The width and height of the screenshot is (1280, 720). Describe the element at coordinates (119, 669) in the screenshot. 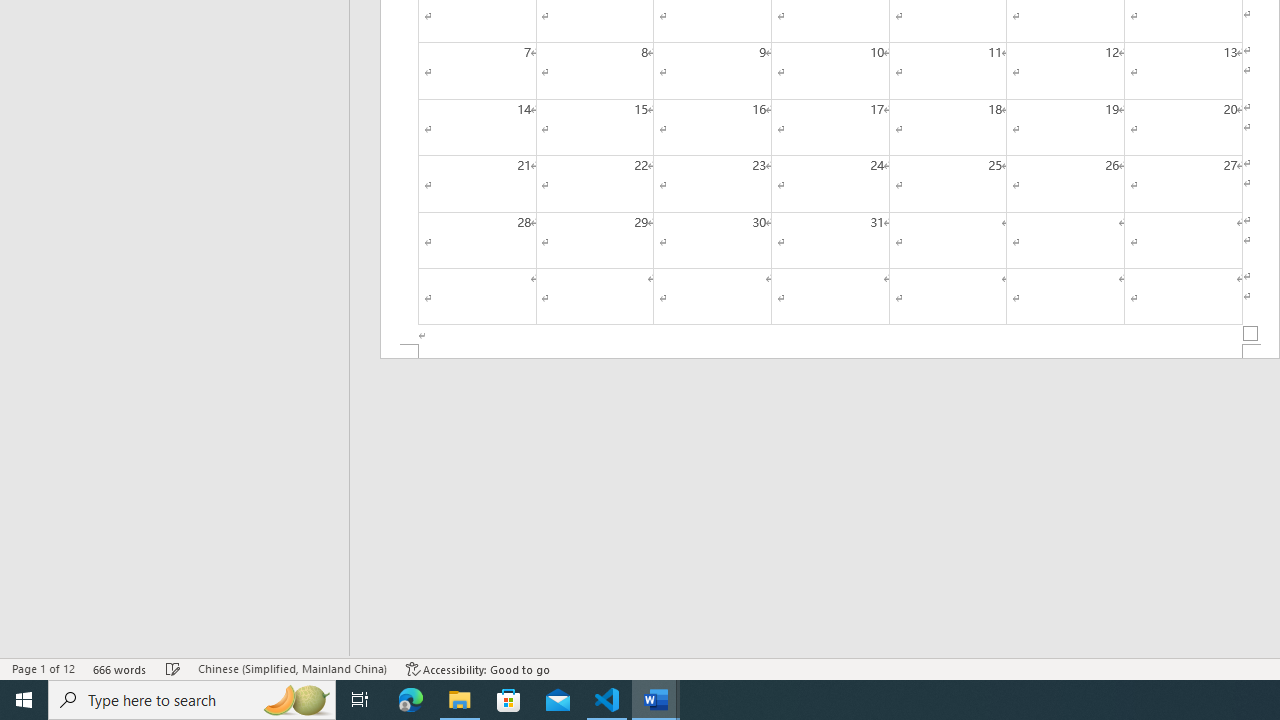

I see `'Word Count 666 words'` at that location.